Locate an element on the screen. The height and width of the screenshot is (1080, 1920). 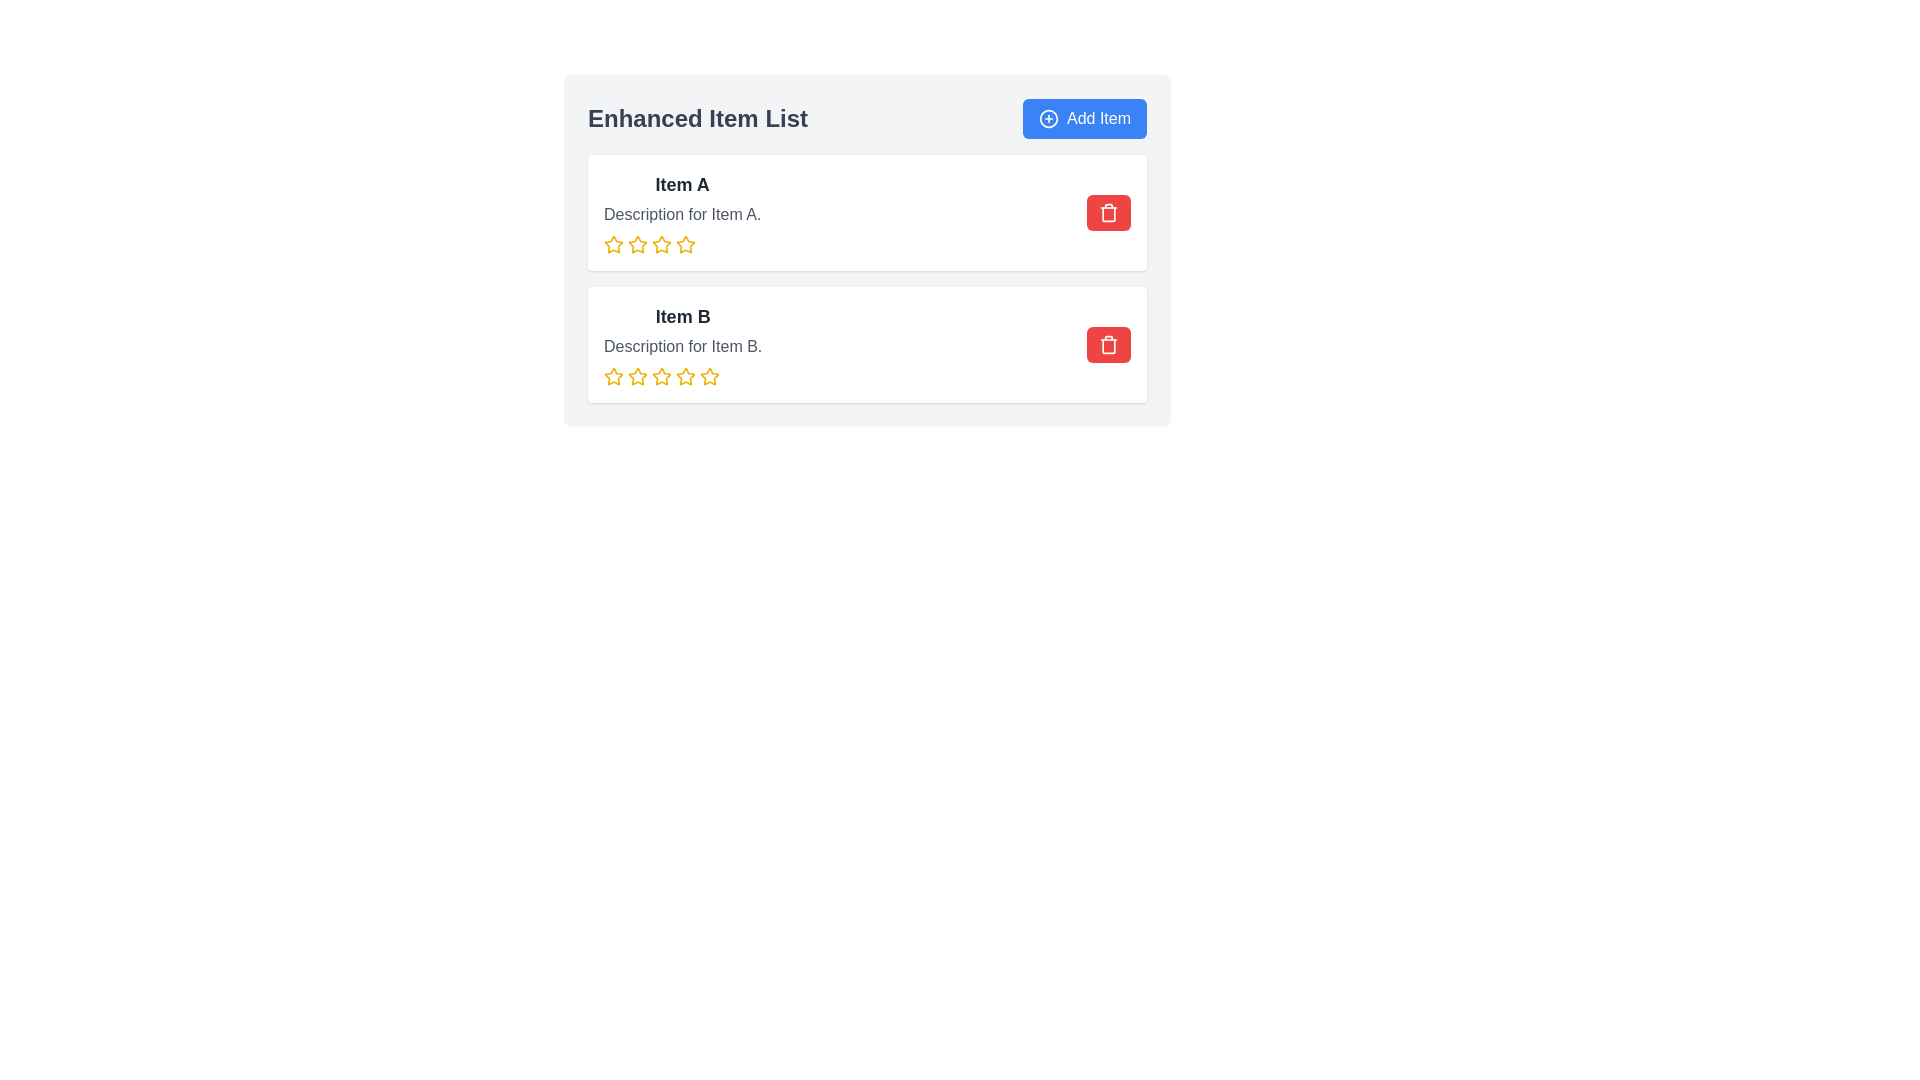
the third star from the left in the row of five stars for 'Item A' is located at coordinates (662, 243).